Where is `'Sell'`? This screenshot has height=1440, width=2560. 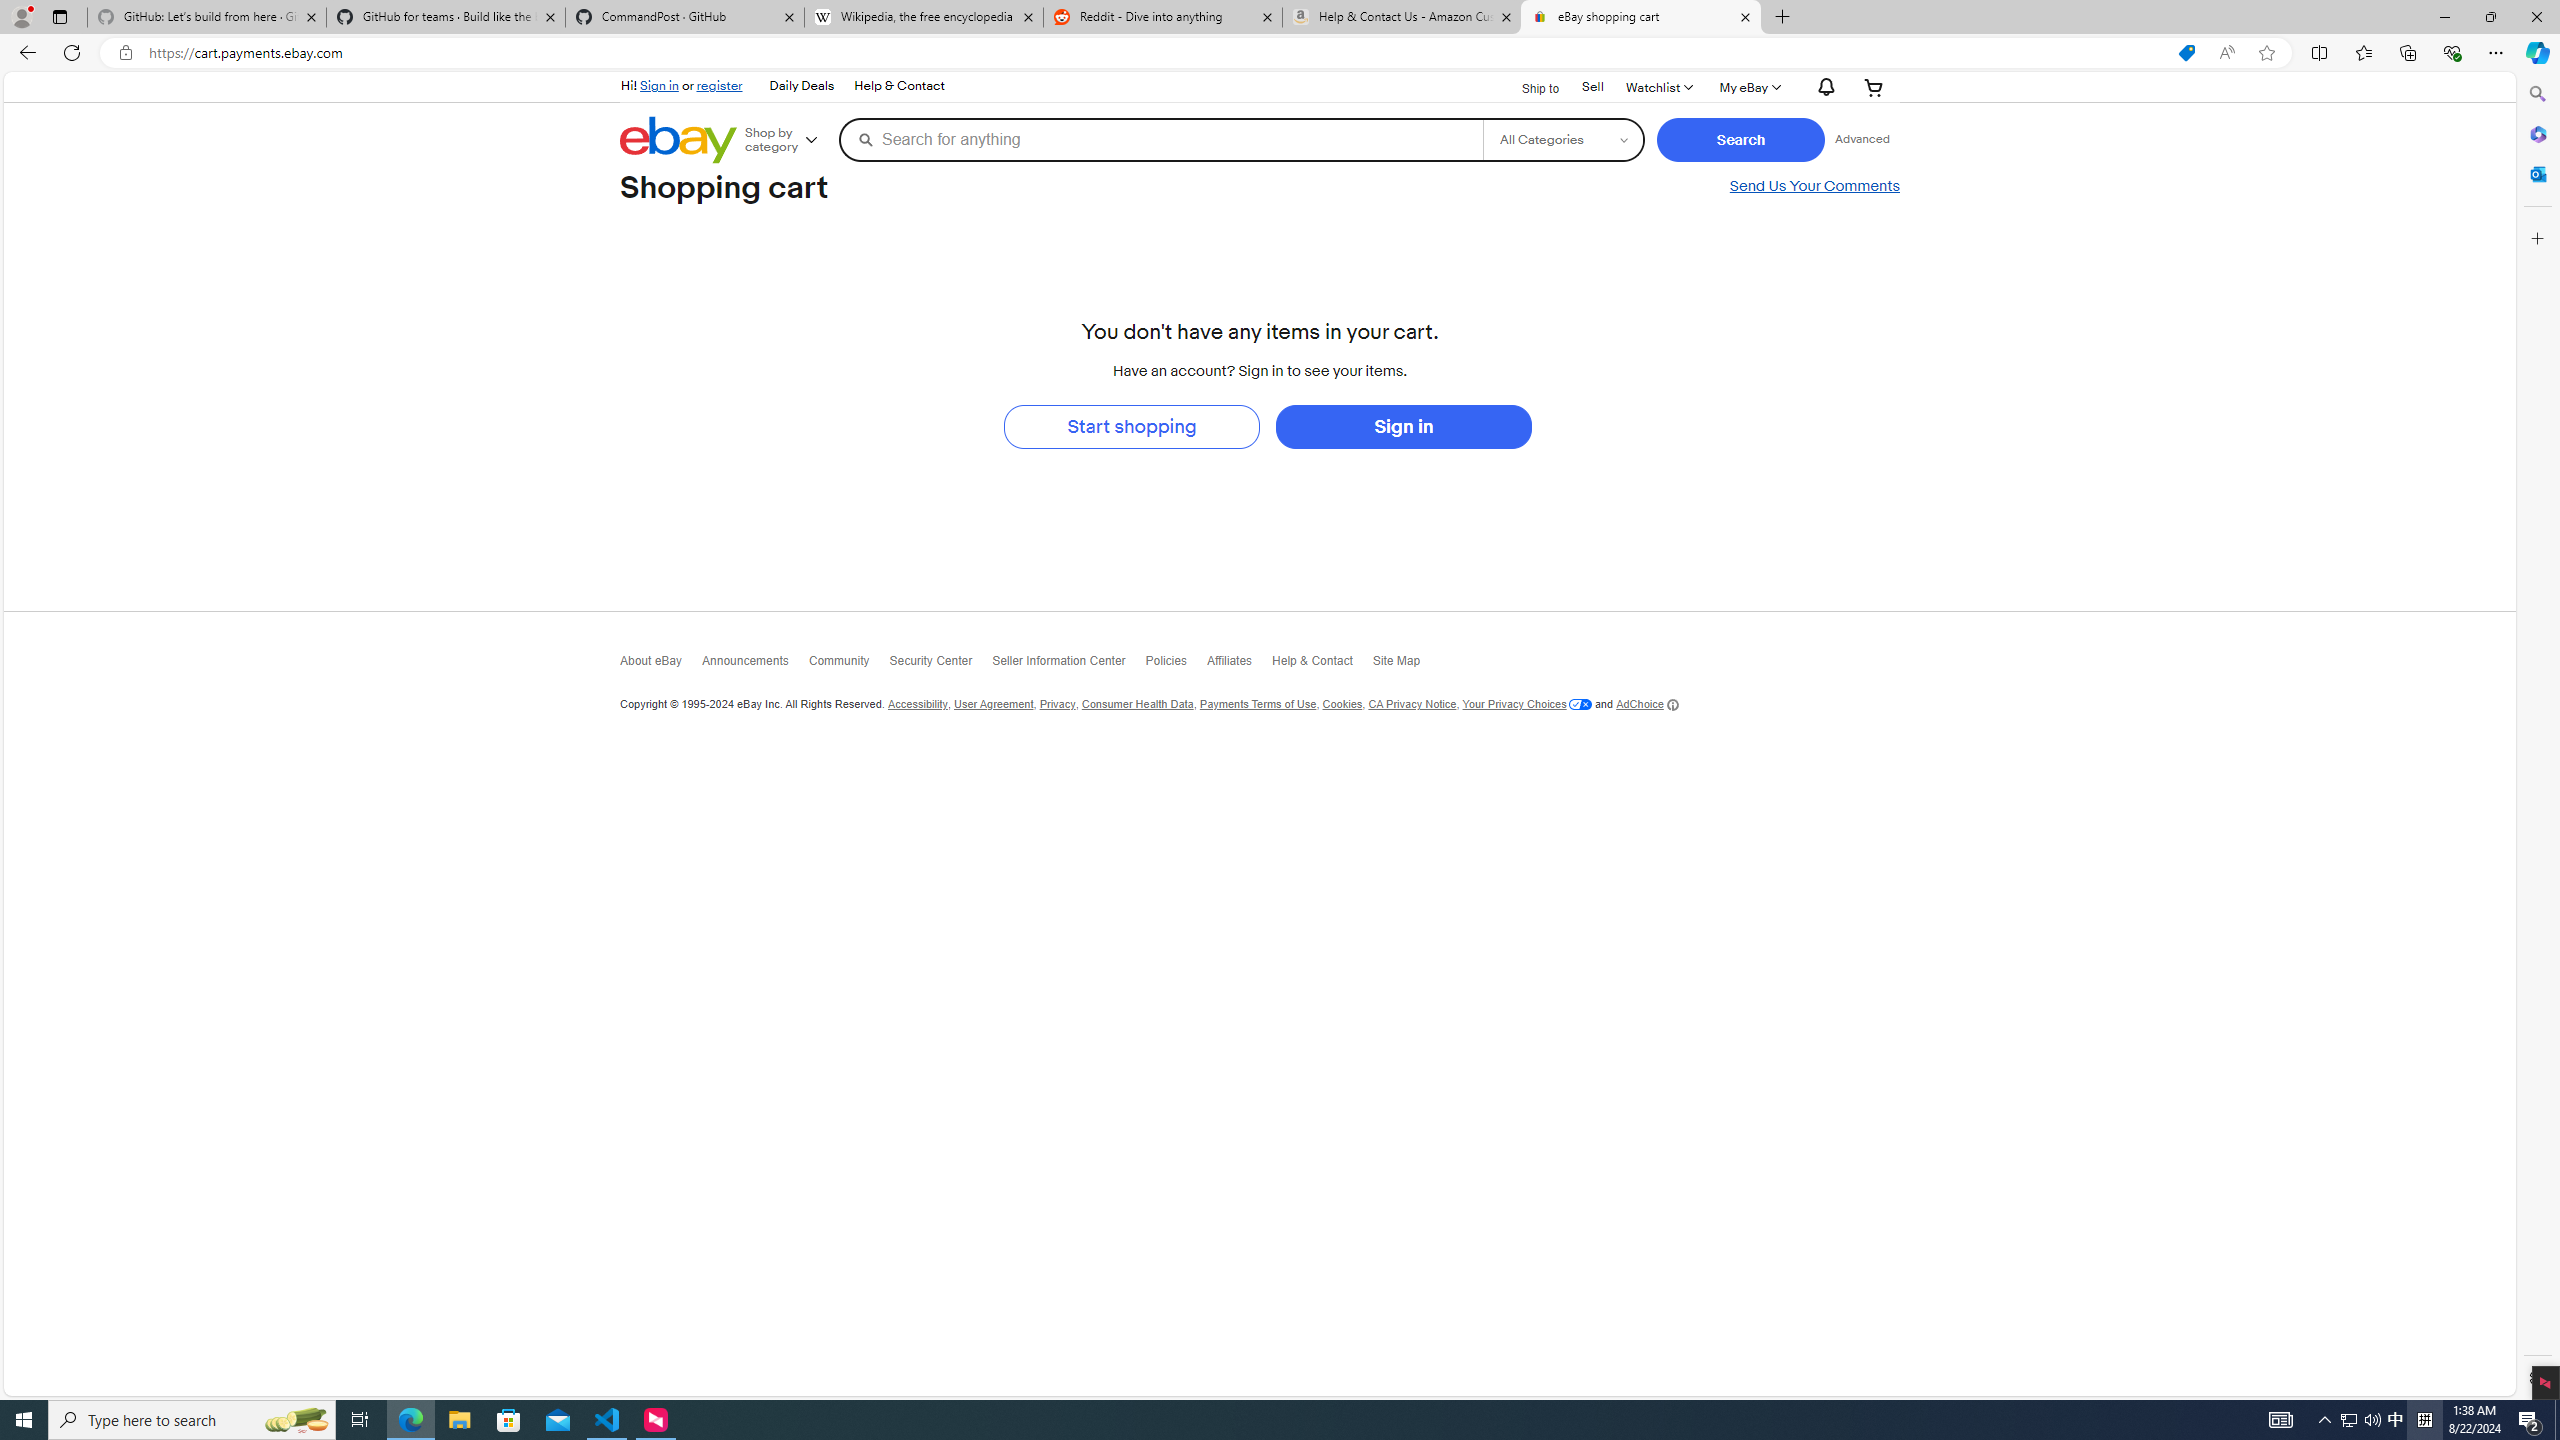 'Sell' is located at coordinates (1591, 85).